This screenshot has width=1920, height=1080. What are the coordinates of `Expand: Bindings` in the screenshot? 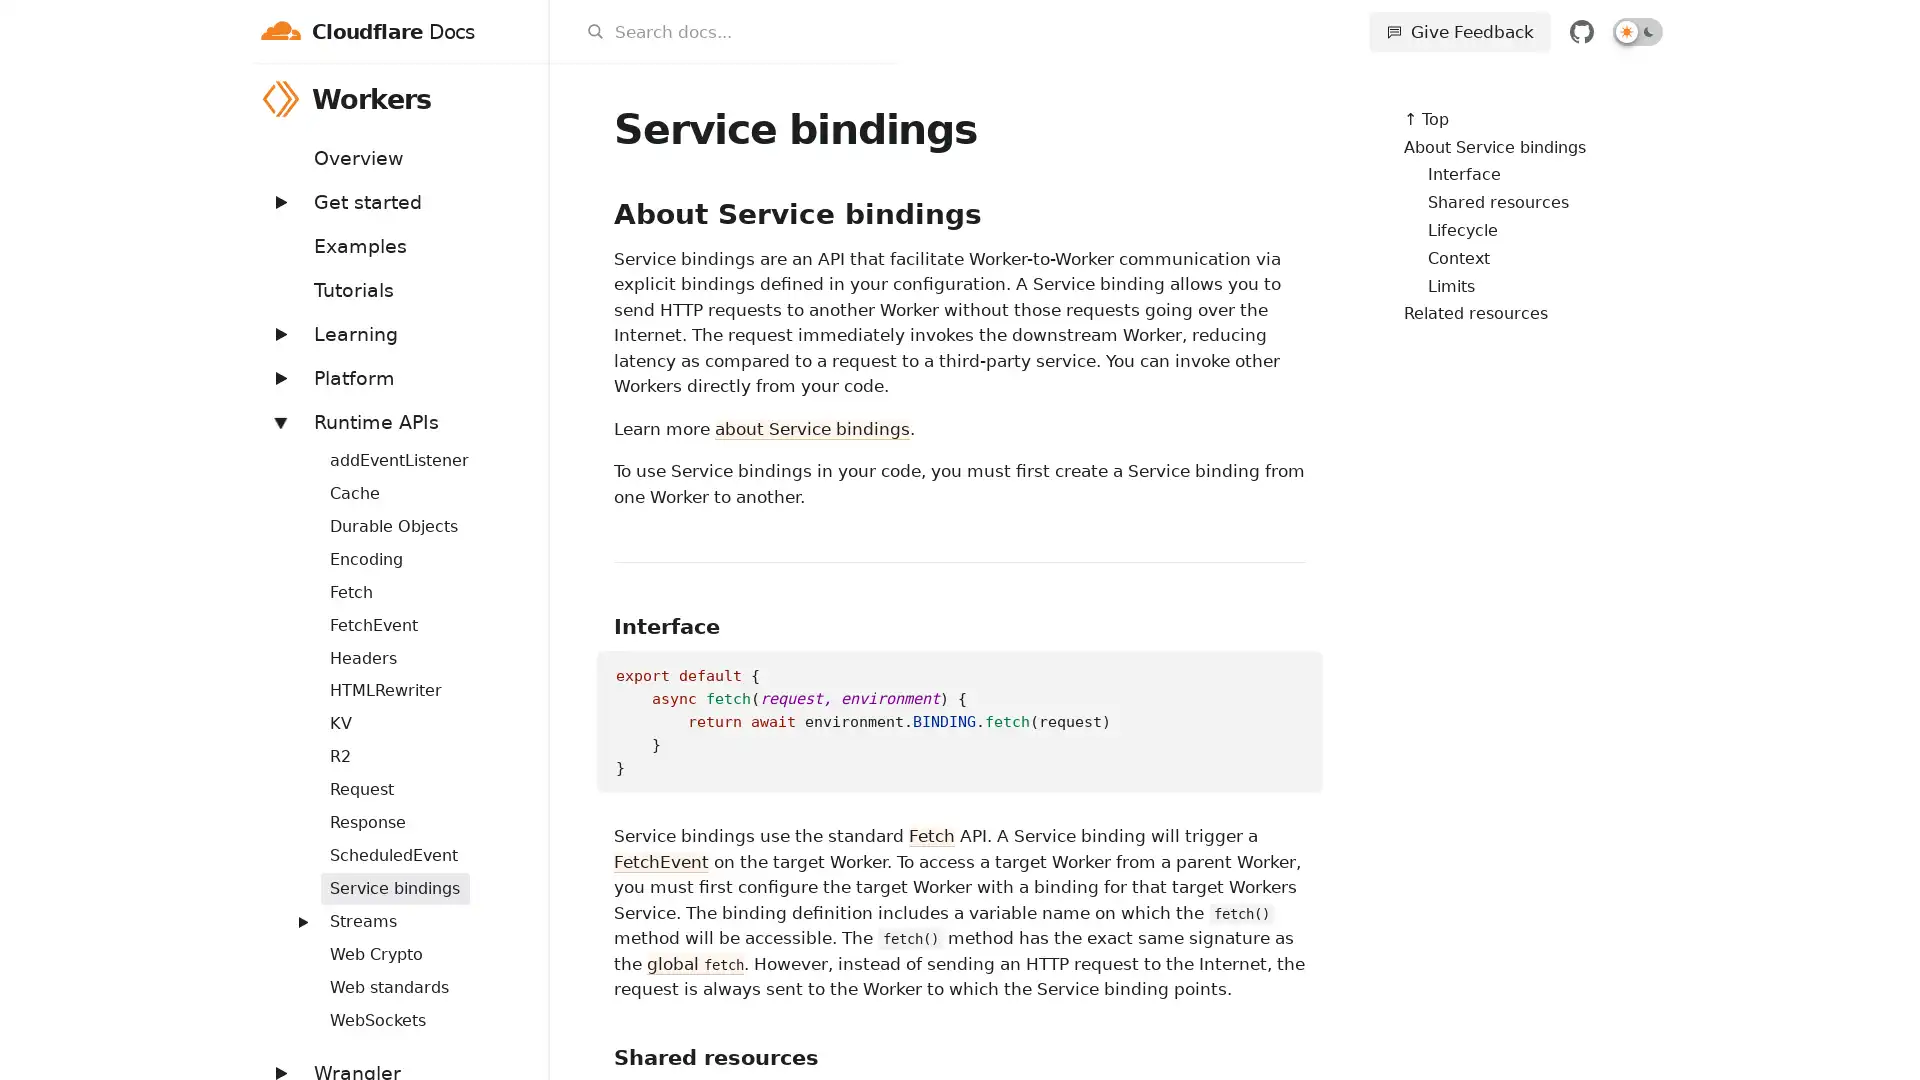 It's located at (291, 447).